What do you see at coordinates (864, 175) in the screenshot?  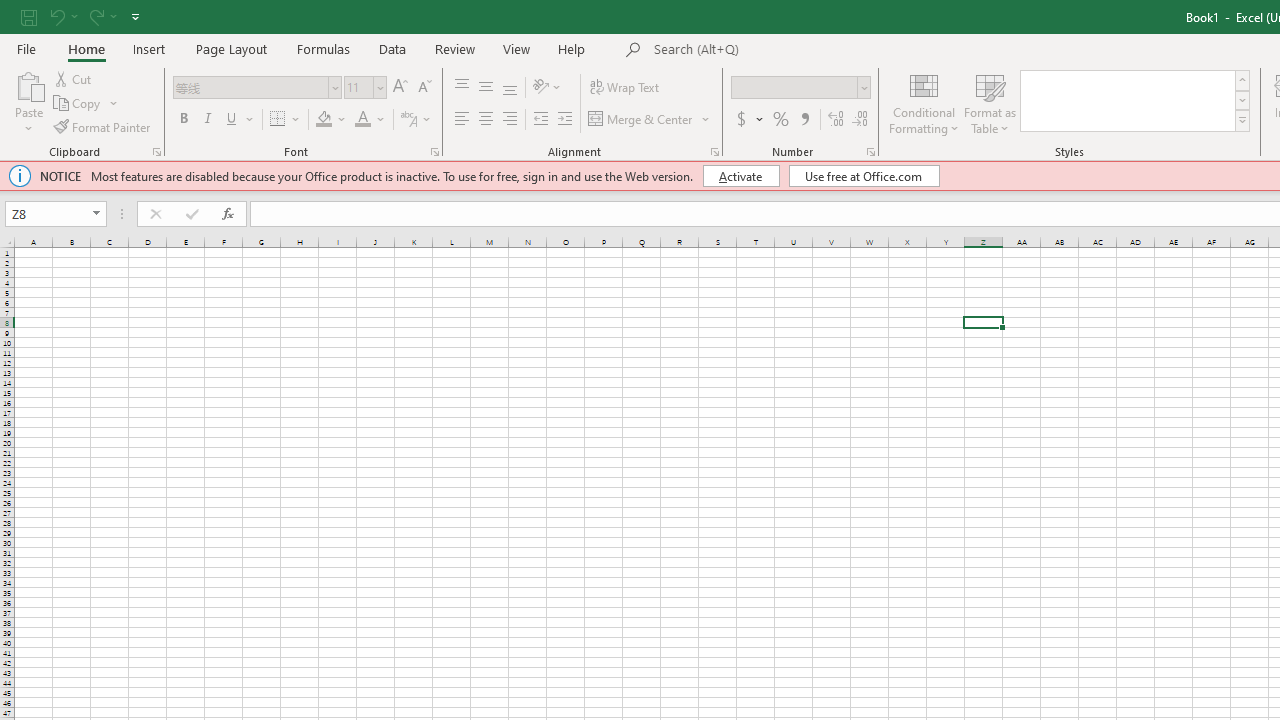 I see `'Use free at Office.com'` at bounding box center [864, 175].